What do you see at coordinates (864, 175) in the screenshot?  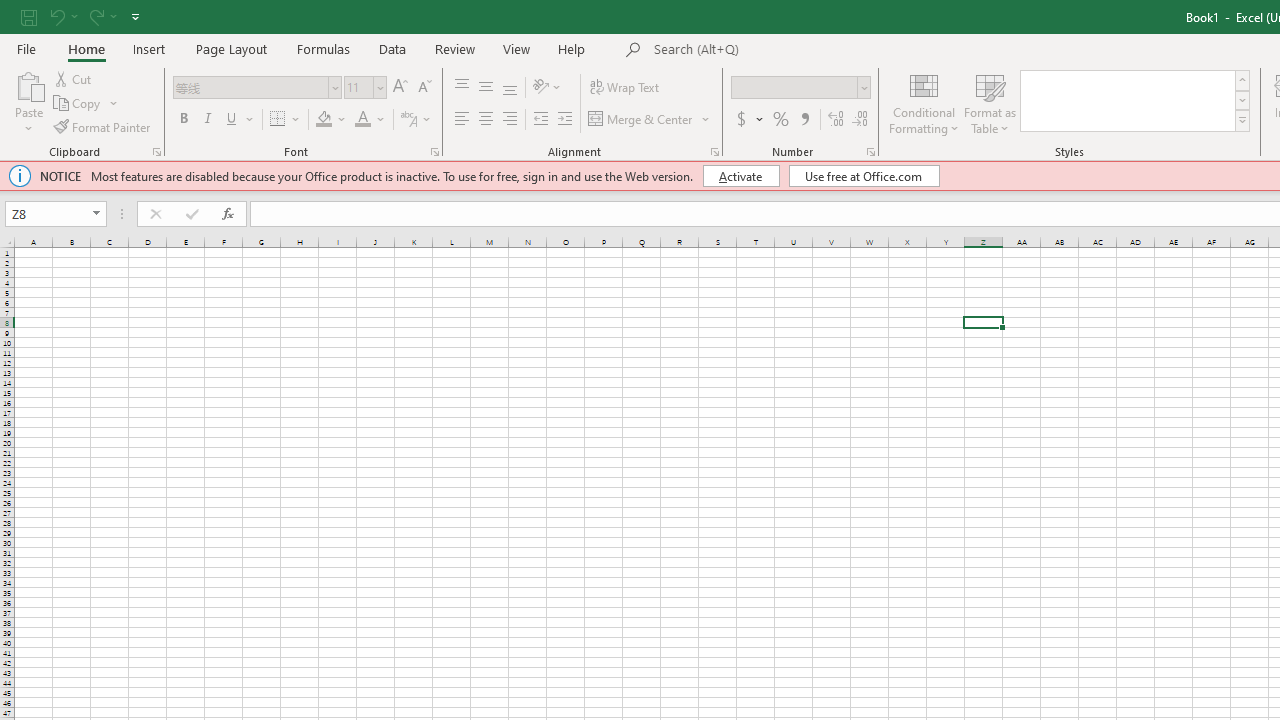 I see `'Use free at Office.com'` at bounding box center [864, 175].